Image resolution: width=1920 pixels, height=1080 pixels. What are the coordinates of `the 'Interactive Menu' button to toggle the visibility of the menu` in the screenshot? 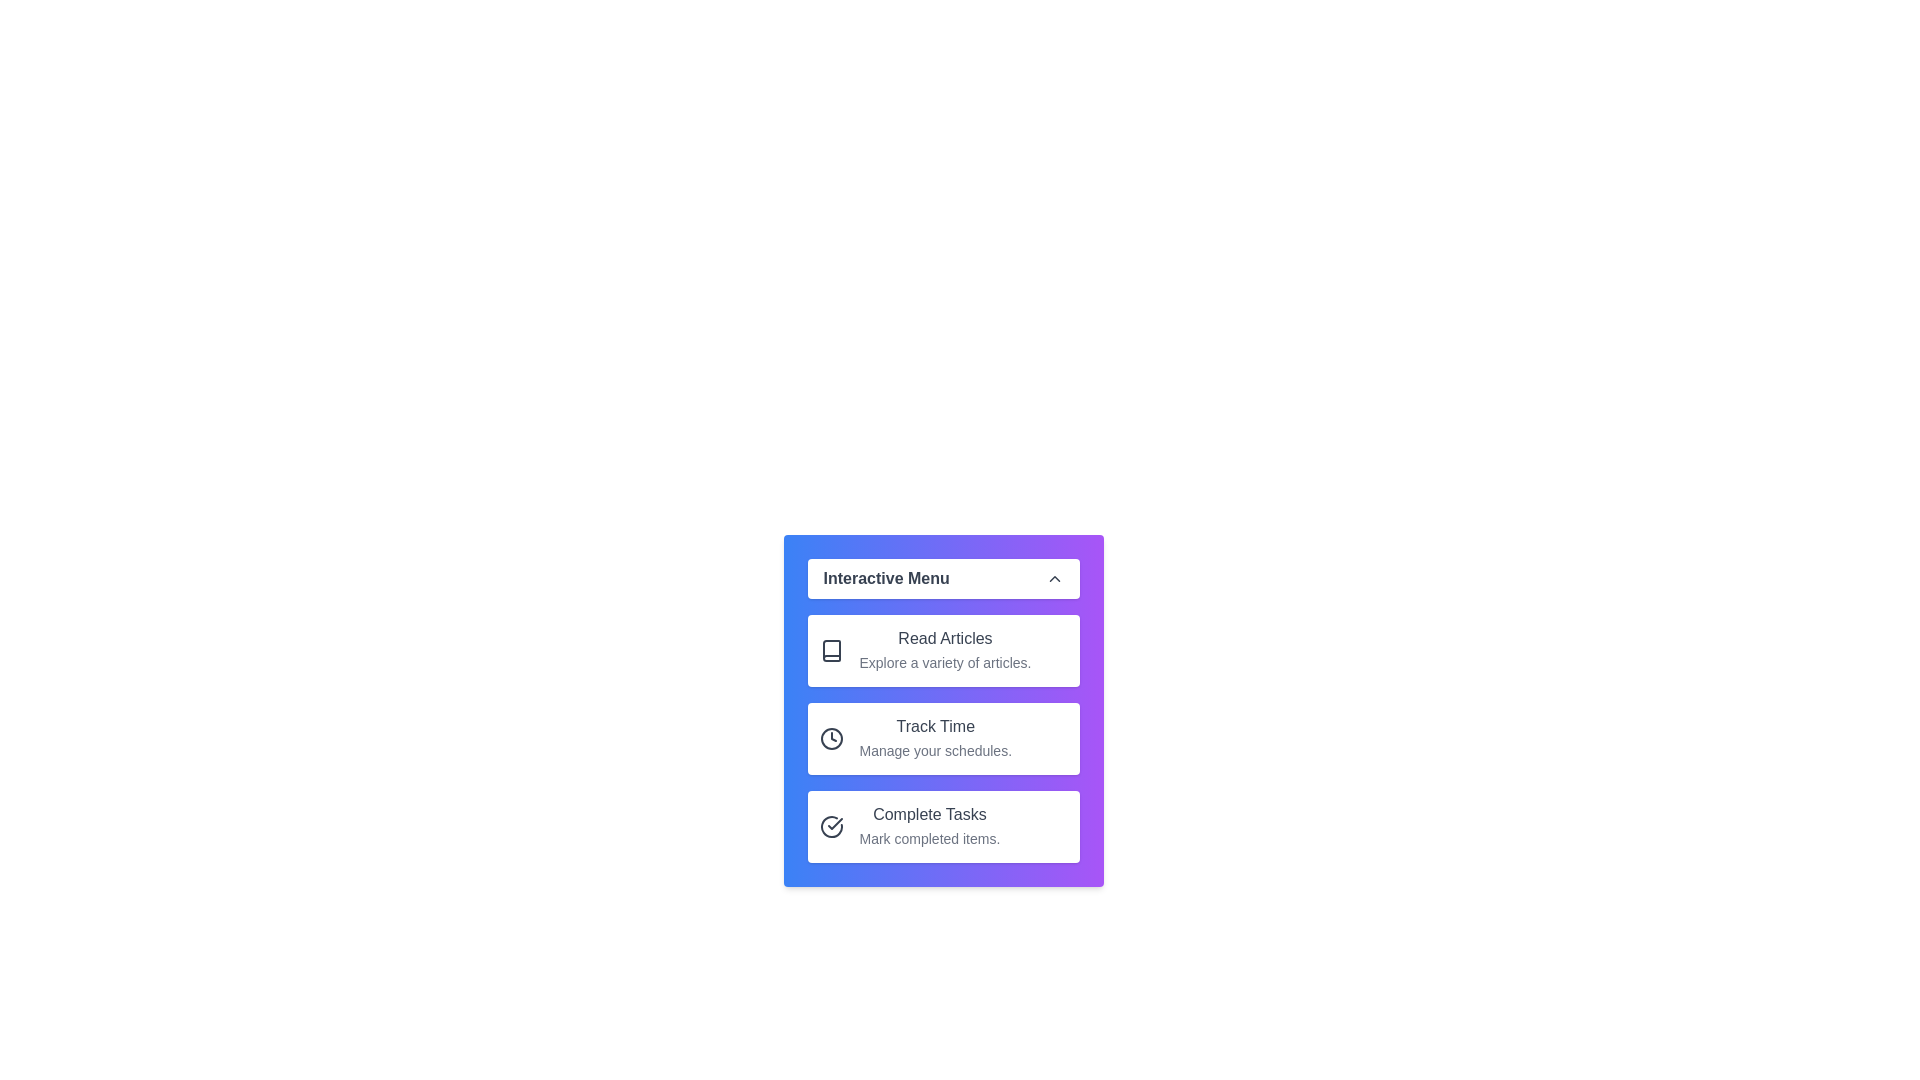 It's located at (942, 578).